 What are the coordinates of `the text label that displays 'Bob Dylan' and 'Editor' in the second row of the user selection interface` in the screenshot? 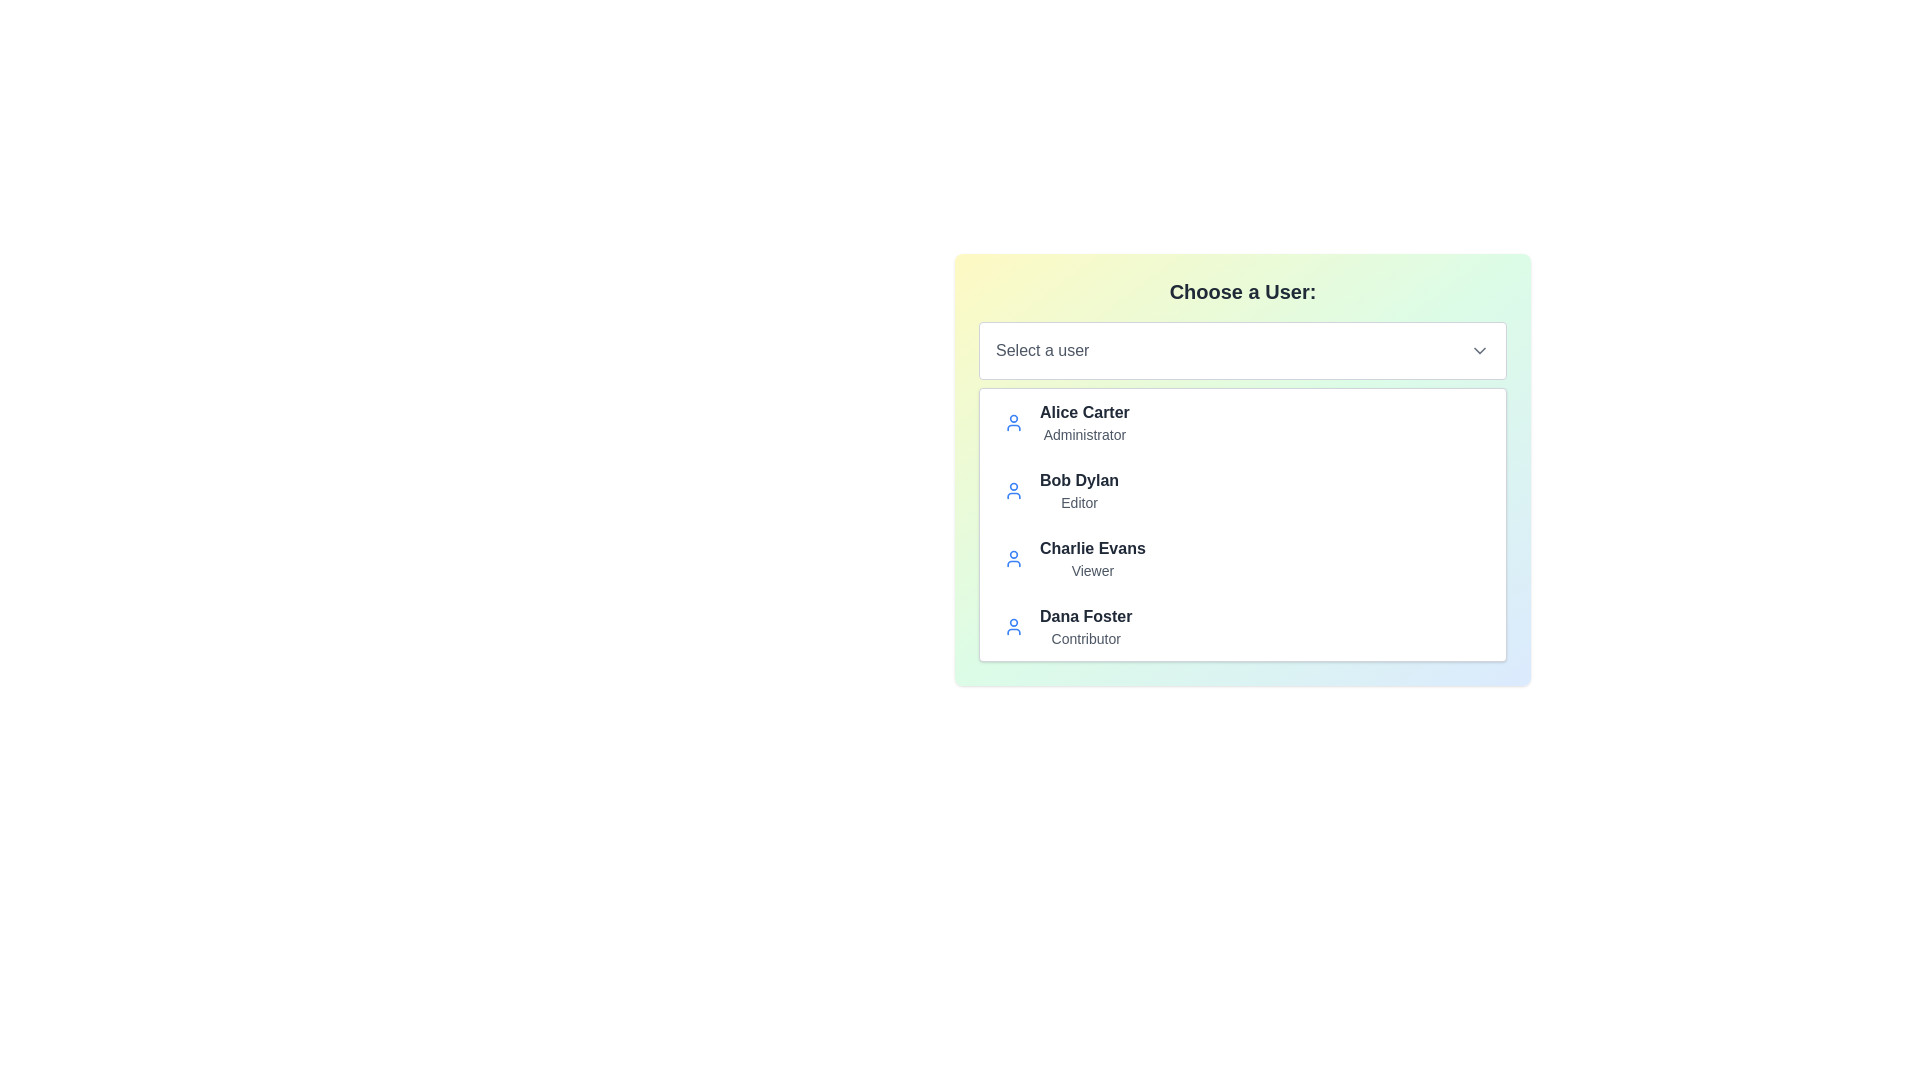 It's located at (1078, 490).